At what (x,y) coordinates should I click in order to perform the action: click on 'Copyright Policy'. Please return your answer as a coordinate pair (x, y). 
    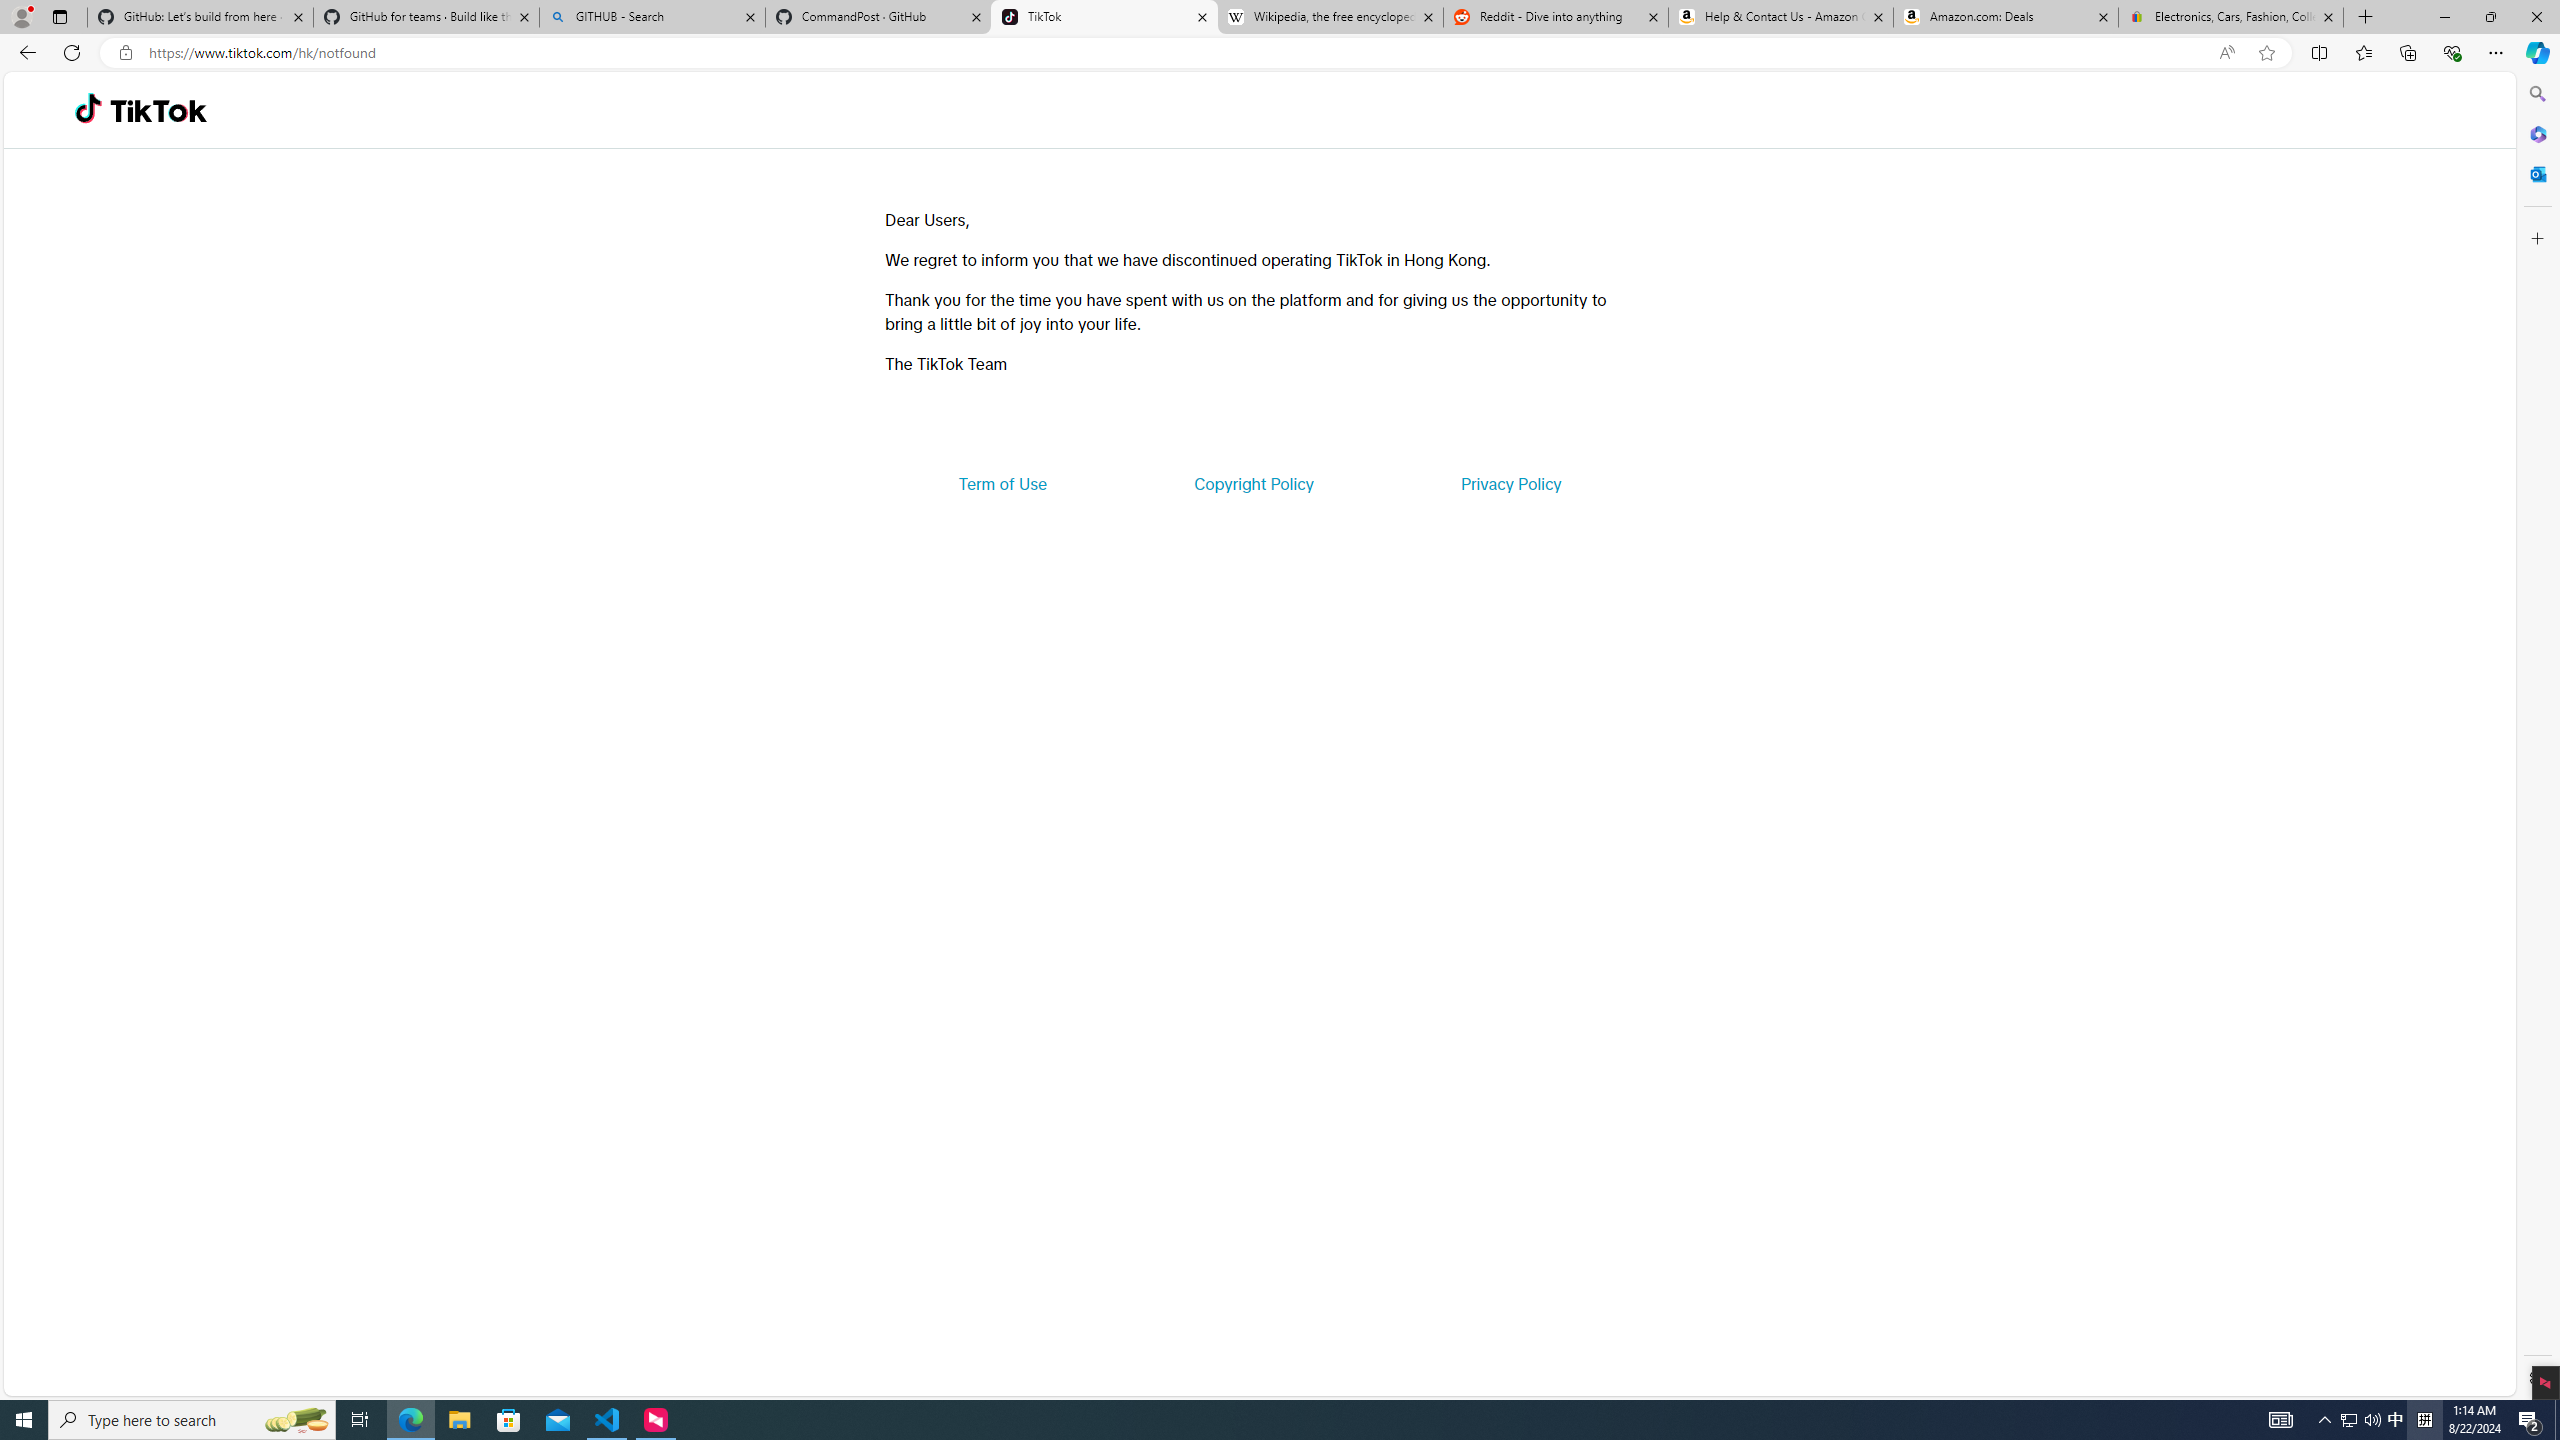
    Looking at the image, I should click on (1252, 482).